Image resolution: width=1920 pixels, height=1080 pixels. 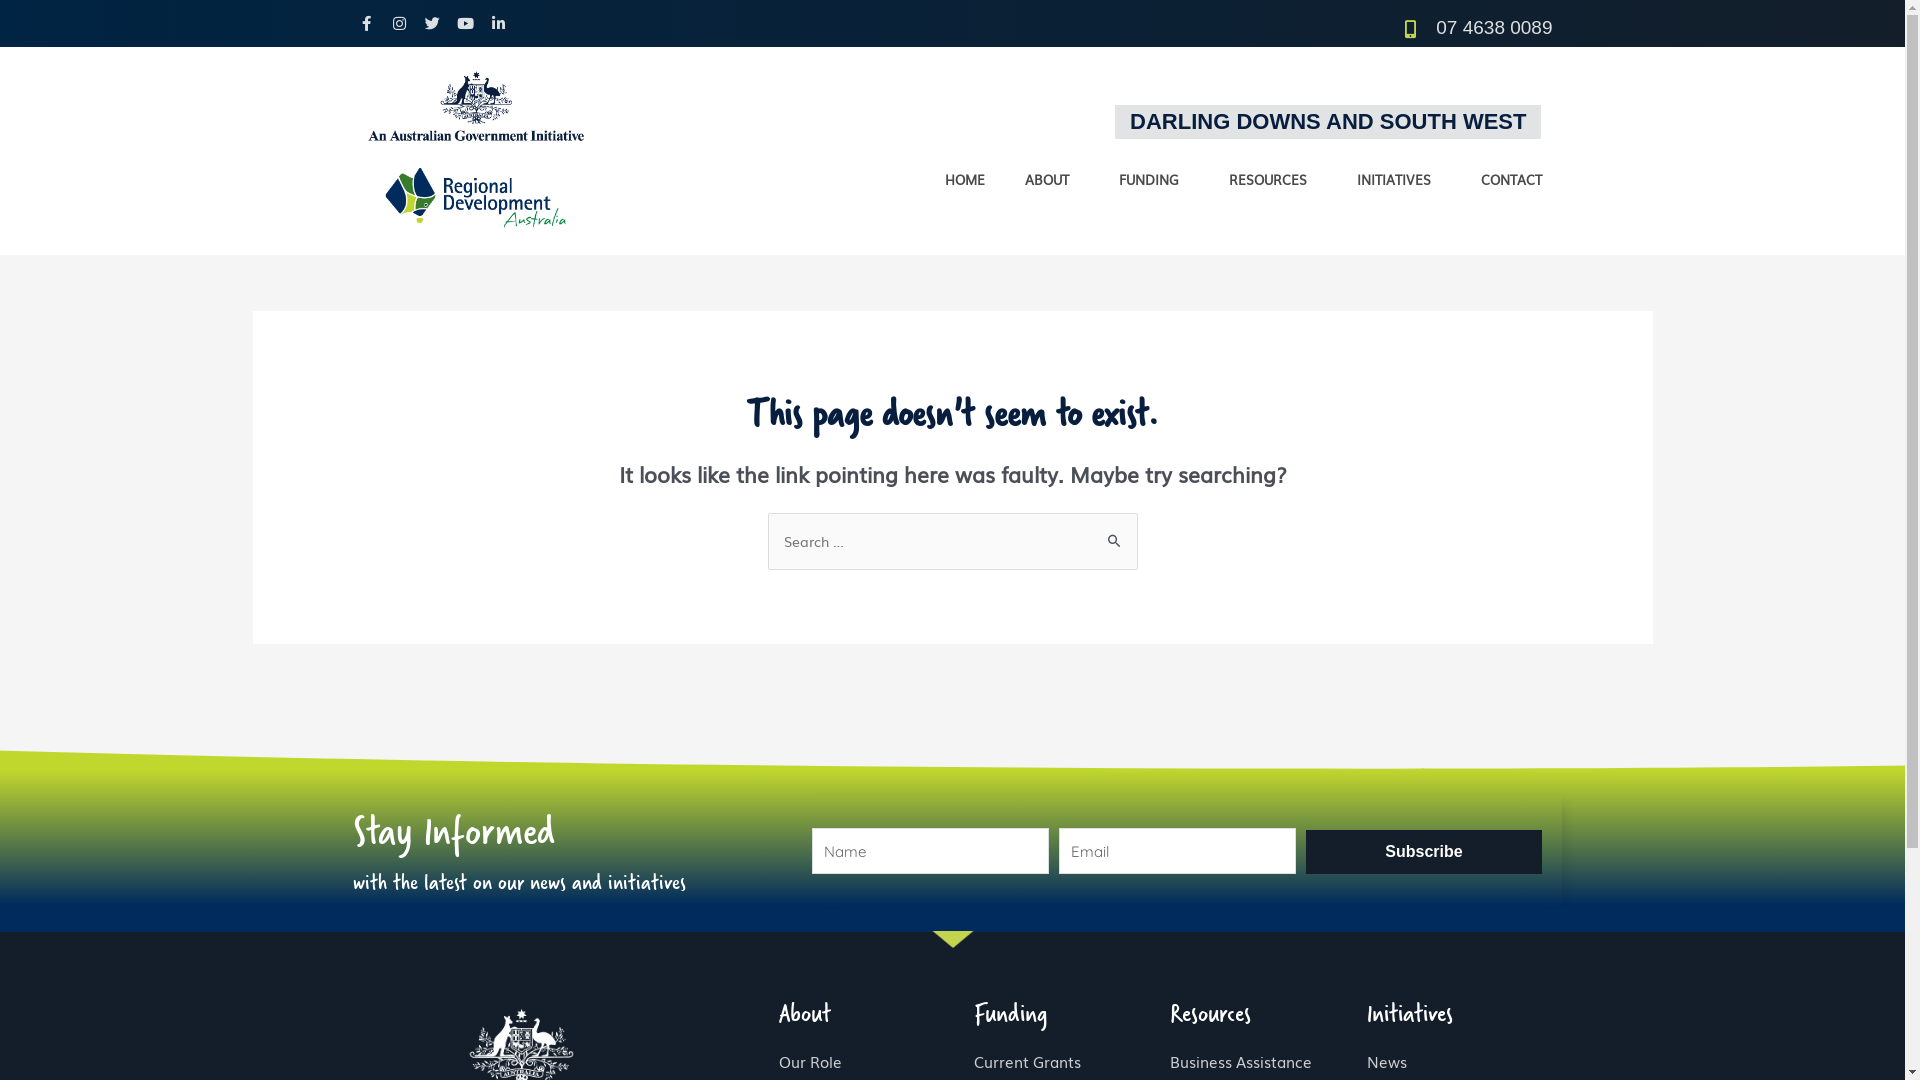 I want to click on 'FUNDING', so click(x=1153, y=178).